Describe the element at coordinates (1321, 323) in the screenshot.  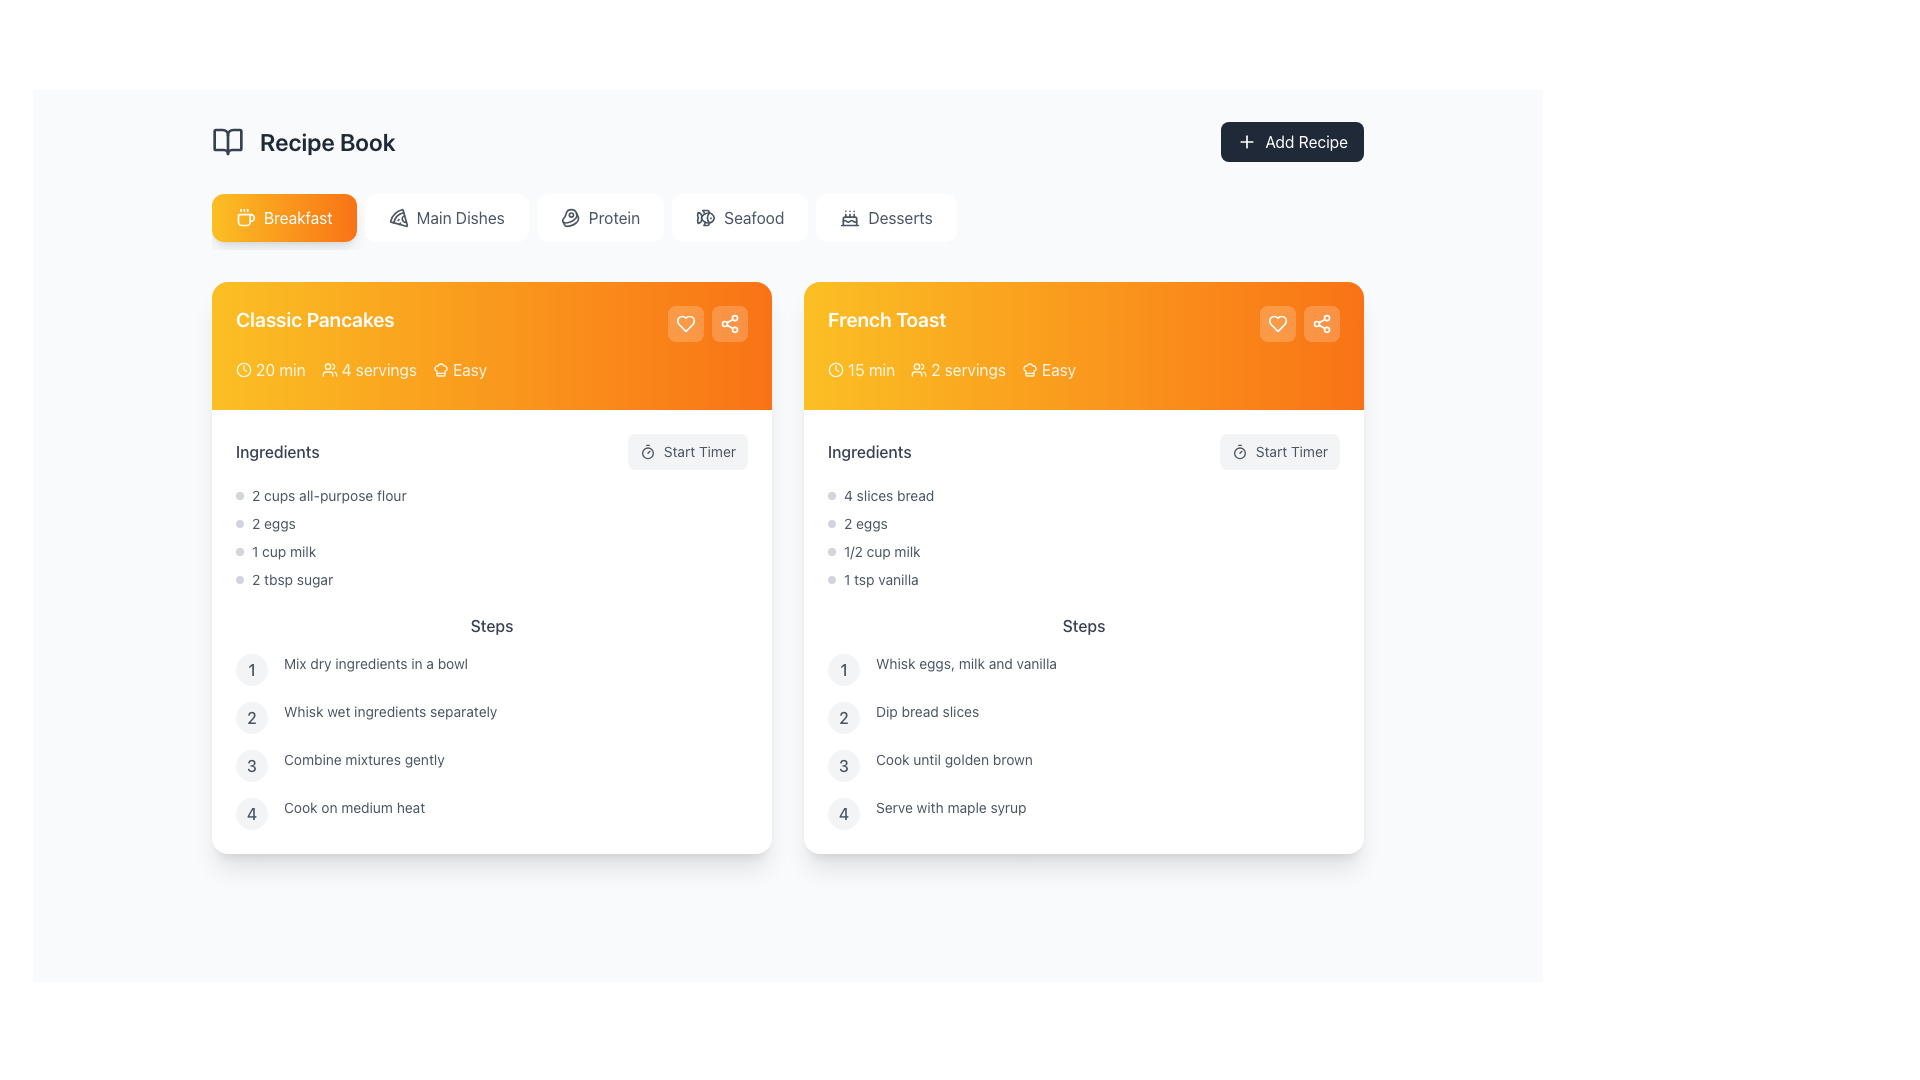
I see `the small rectangular button with rounded corners and a network-like diagram icon located at the top-right corner of the 'French Toast' recipe card` at that location.